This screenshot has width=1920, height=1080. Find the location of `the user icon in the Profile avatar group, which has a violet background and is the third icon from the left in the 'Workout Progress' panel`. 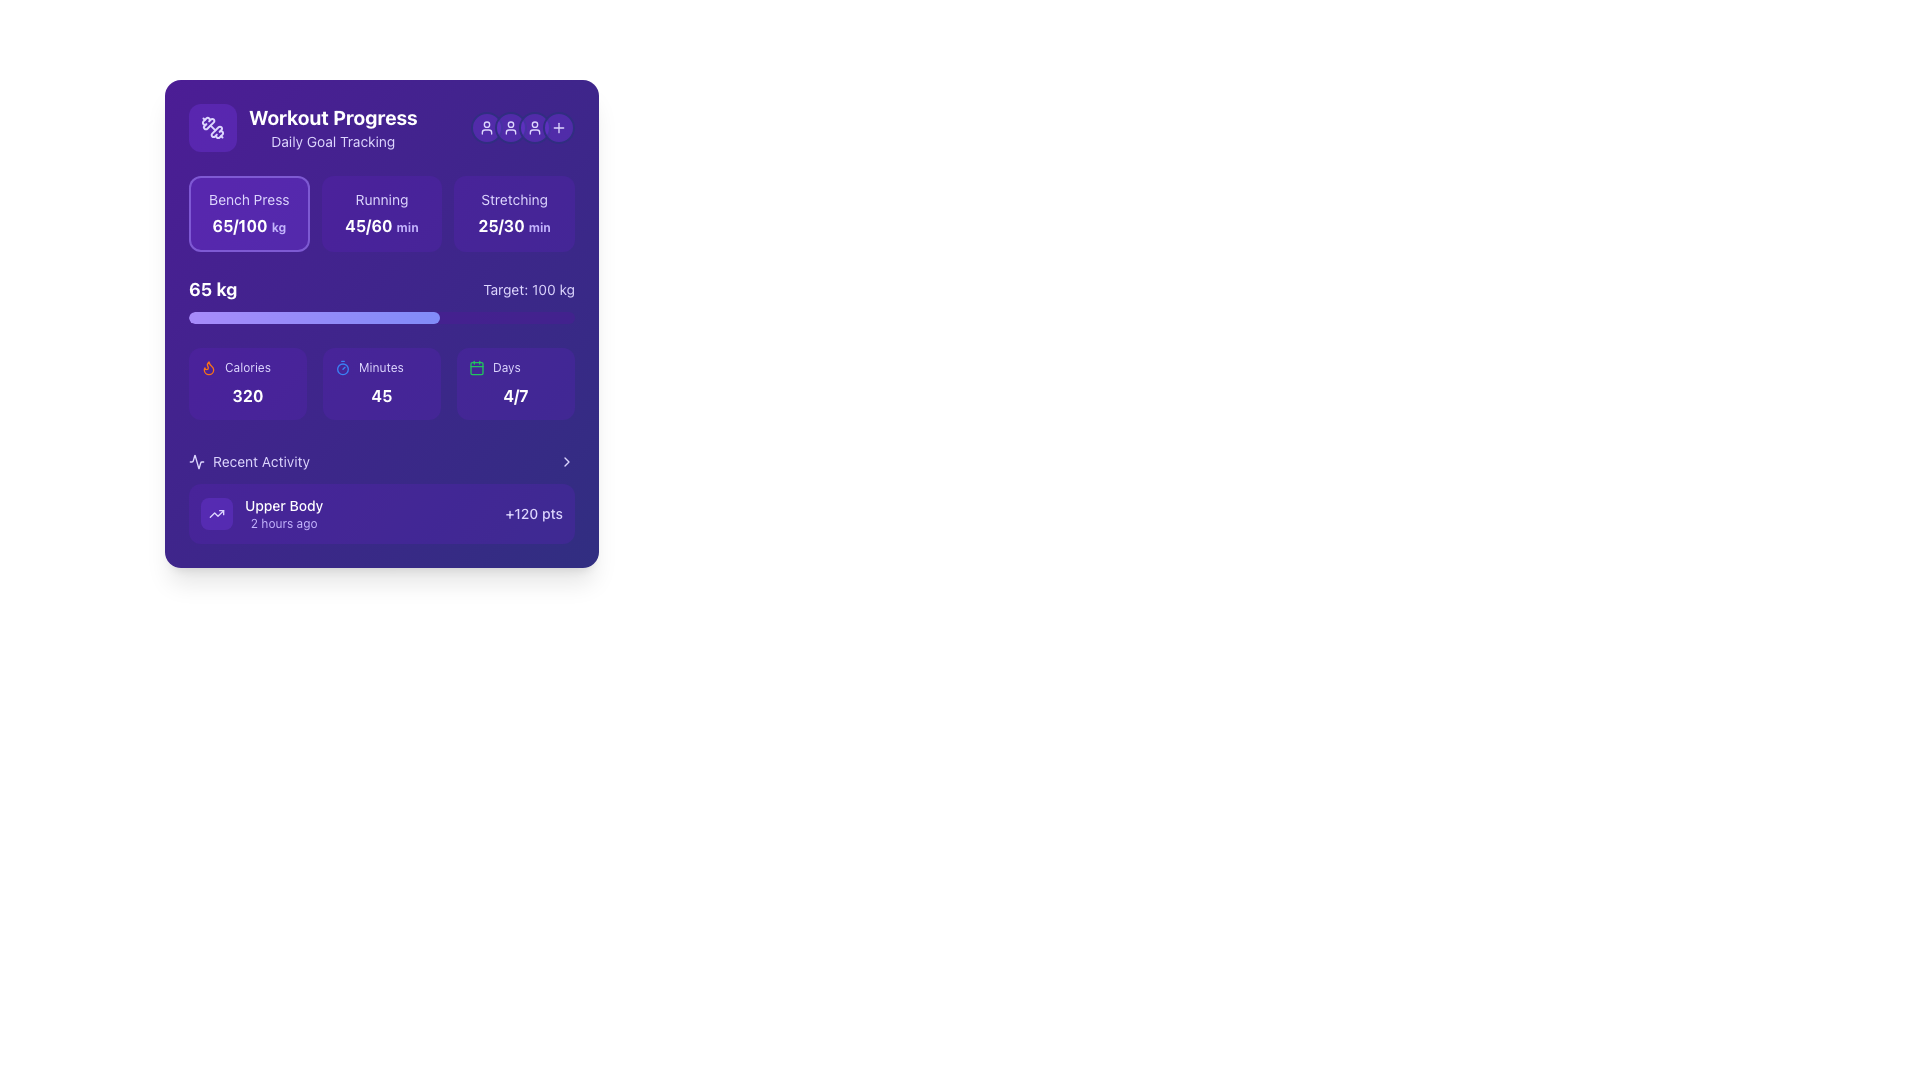

the user icon in the Profile avatar group, which has a violet background and is the third icon from the left in the 'Workout Progress' panel is located at coordinates (523, 127).